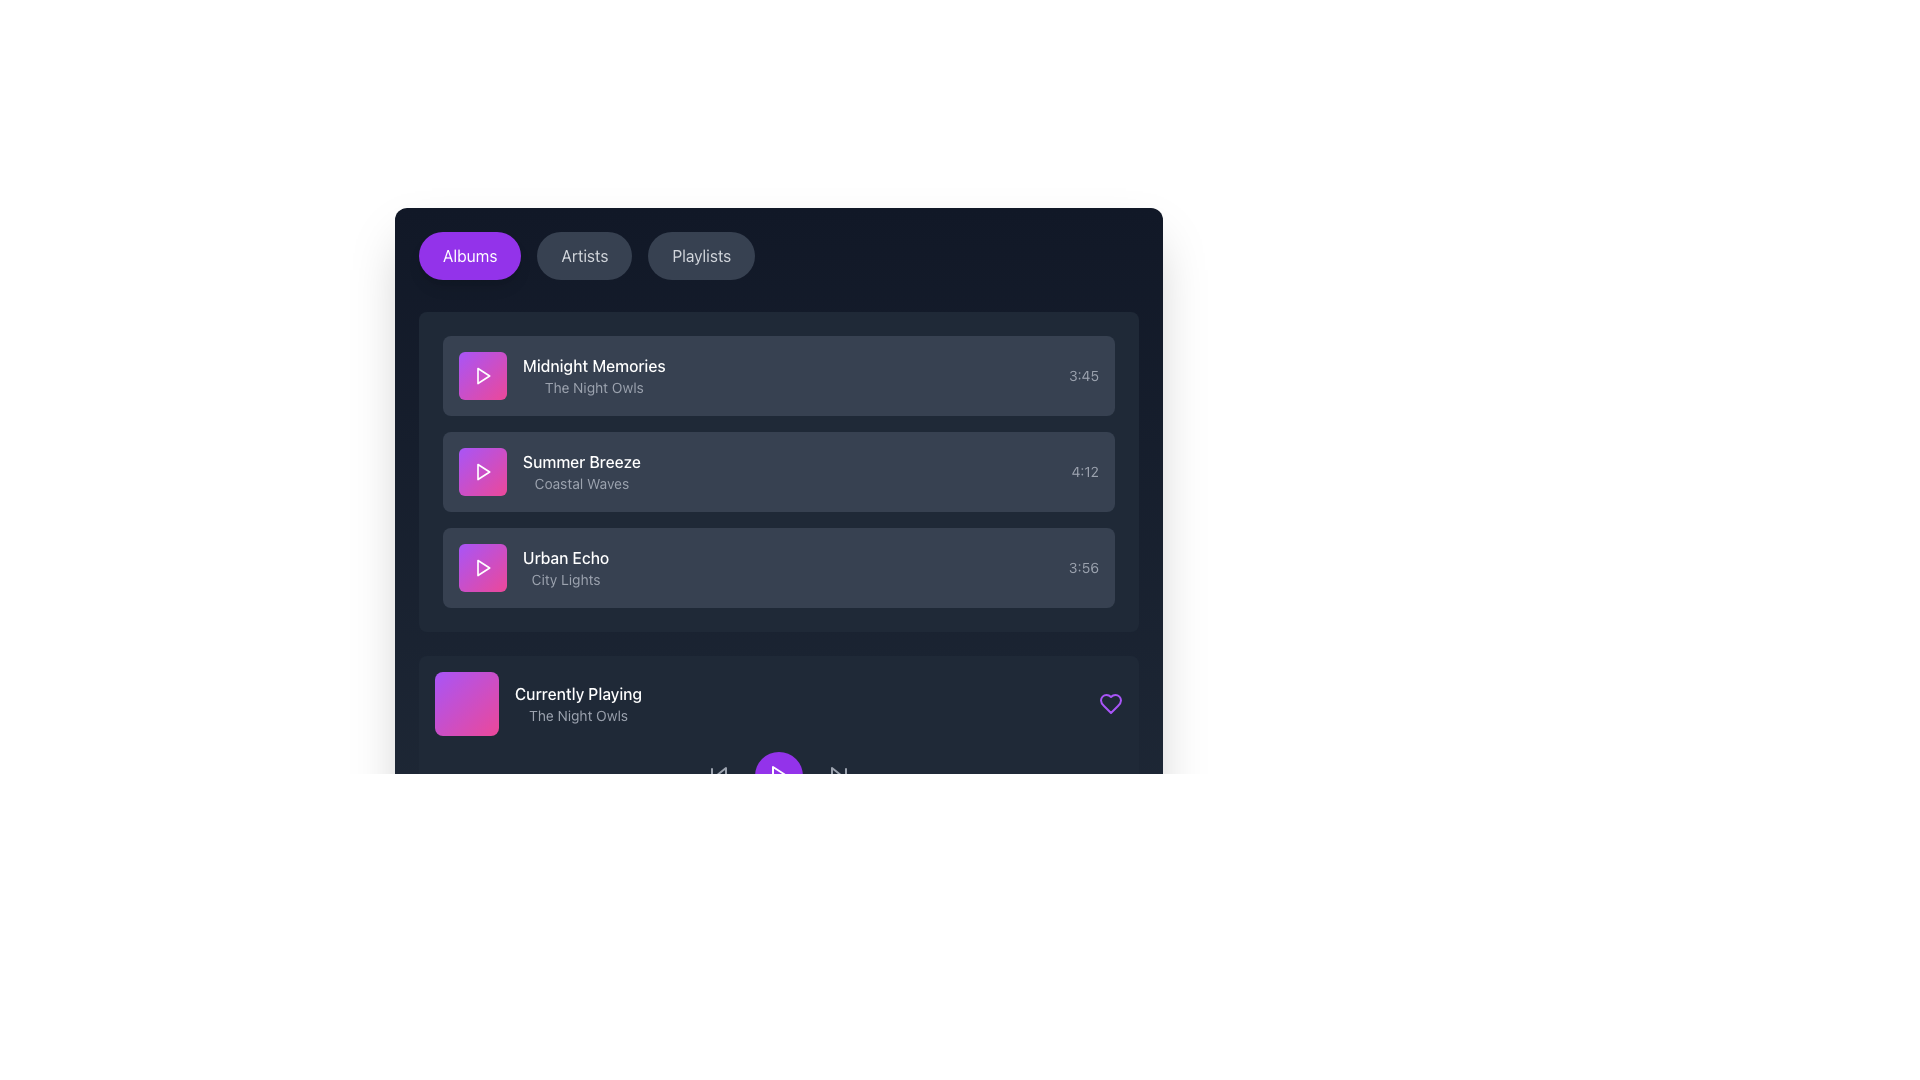 Image resolution: width=1920 pixels, height=1080 pixels. What do you see at coordinates (777, 774) in the screenshot?
I see `the forward button on the Playback control panel to skip to the next track` at bounding box center [777, 774].